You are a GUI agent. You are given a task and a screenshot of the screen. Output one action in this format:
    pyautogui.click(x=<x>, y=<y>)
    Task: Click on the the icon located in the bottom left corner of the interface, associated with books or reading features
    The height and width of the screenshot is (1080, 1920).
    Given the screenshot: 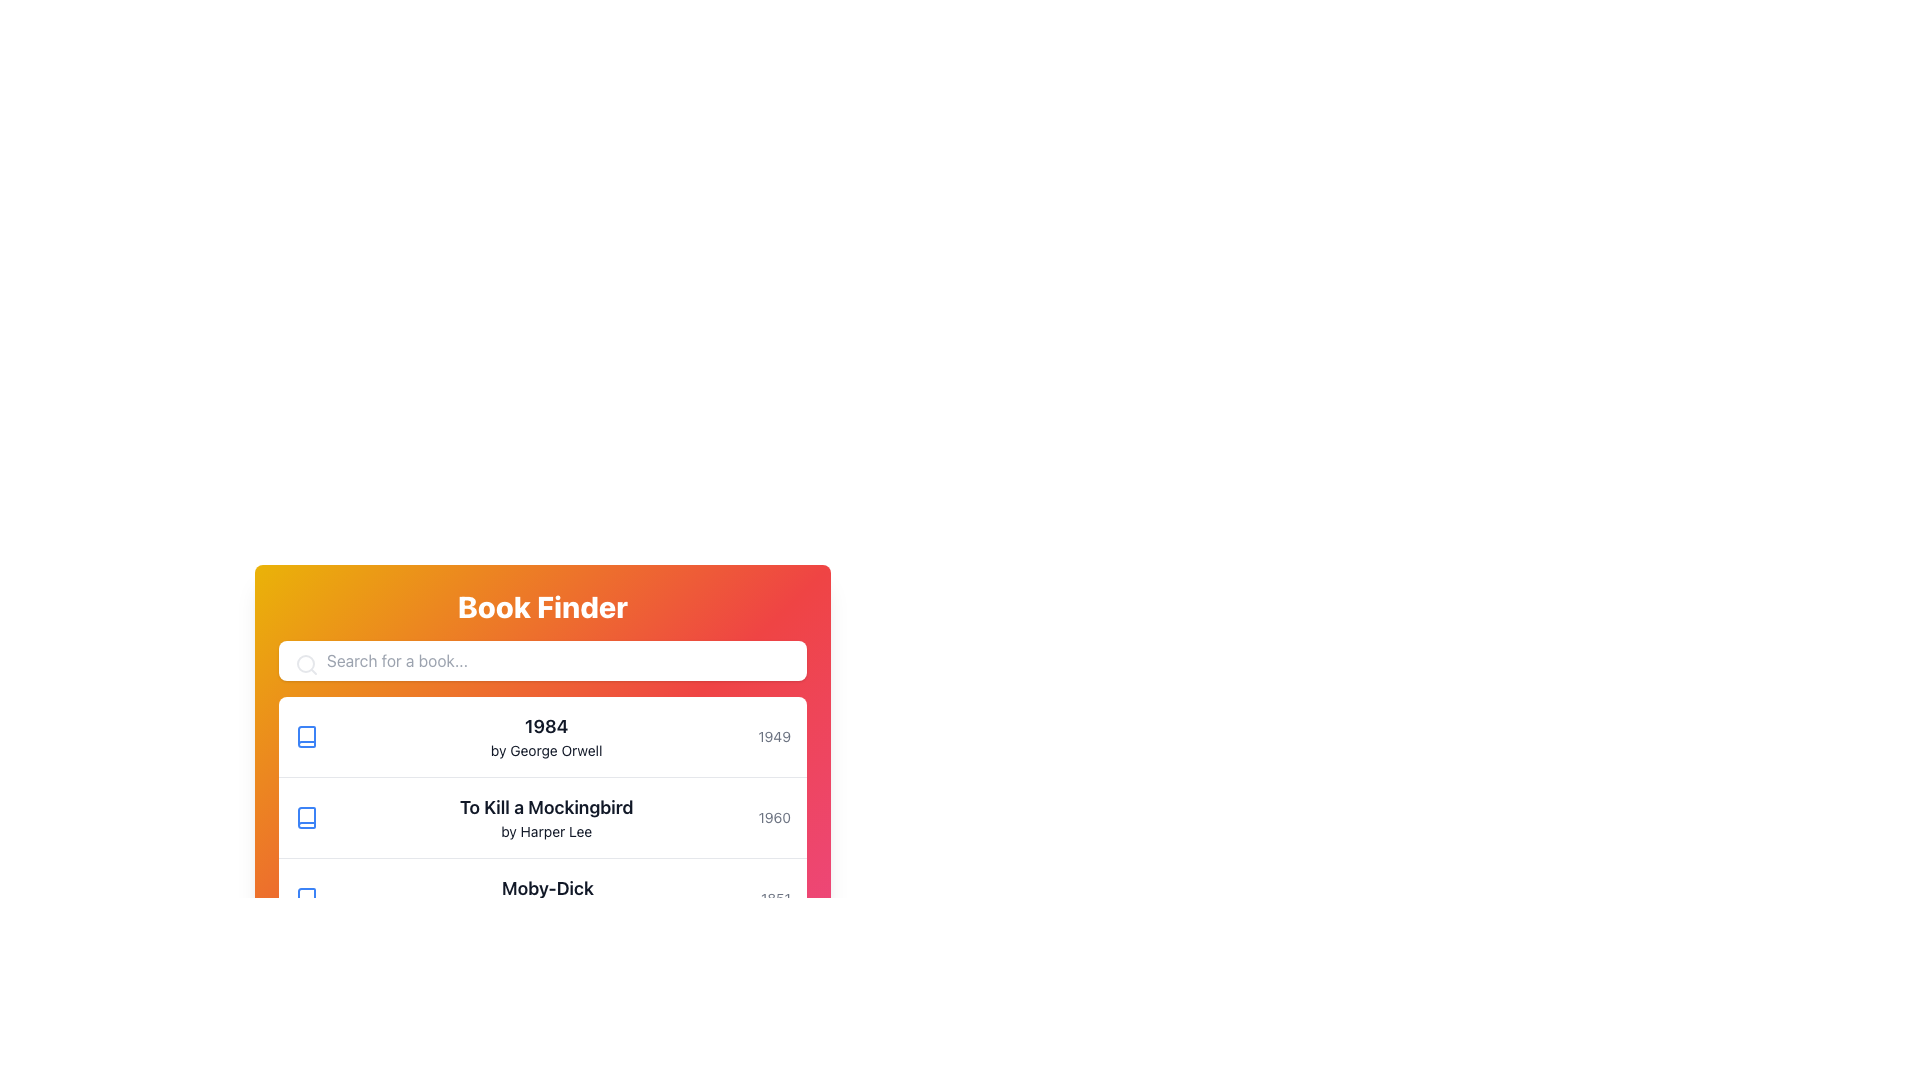 What is the action you would take?
    pyautogui.click(x=306, y=978)
    